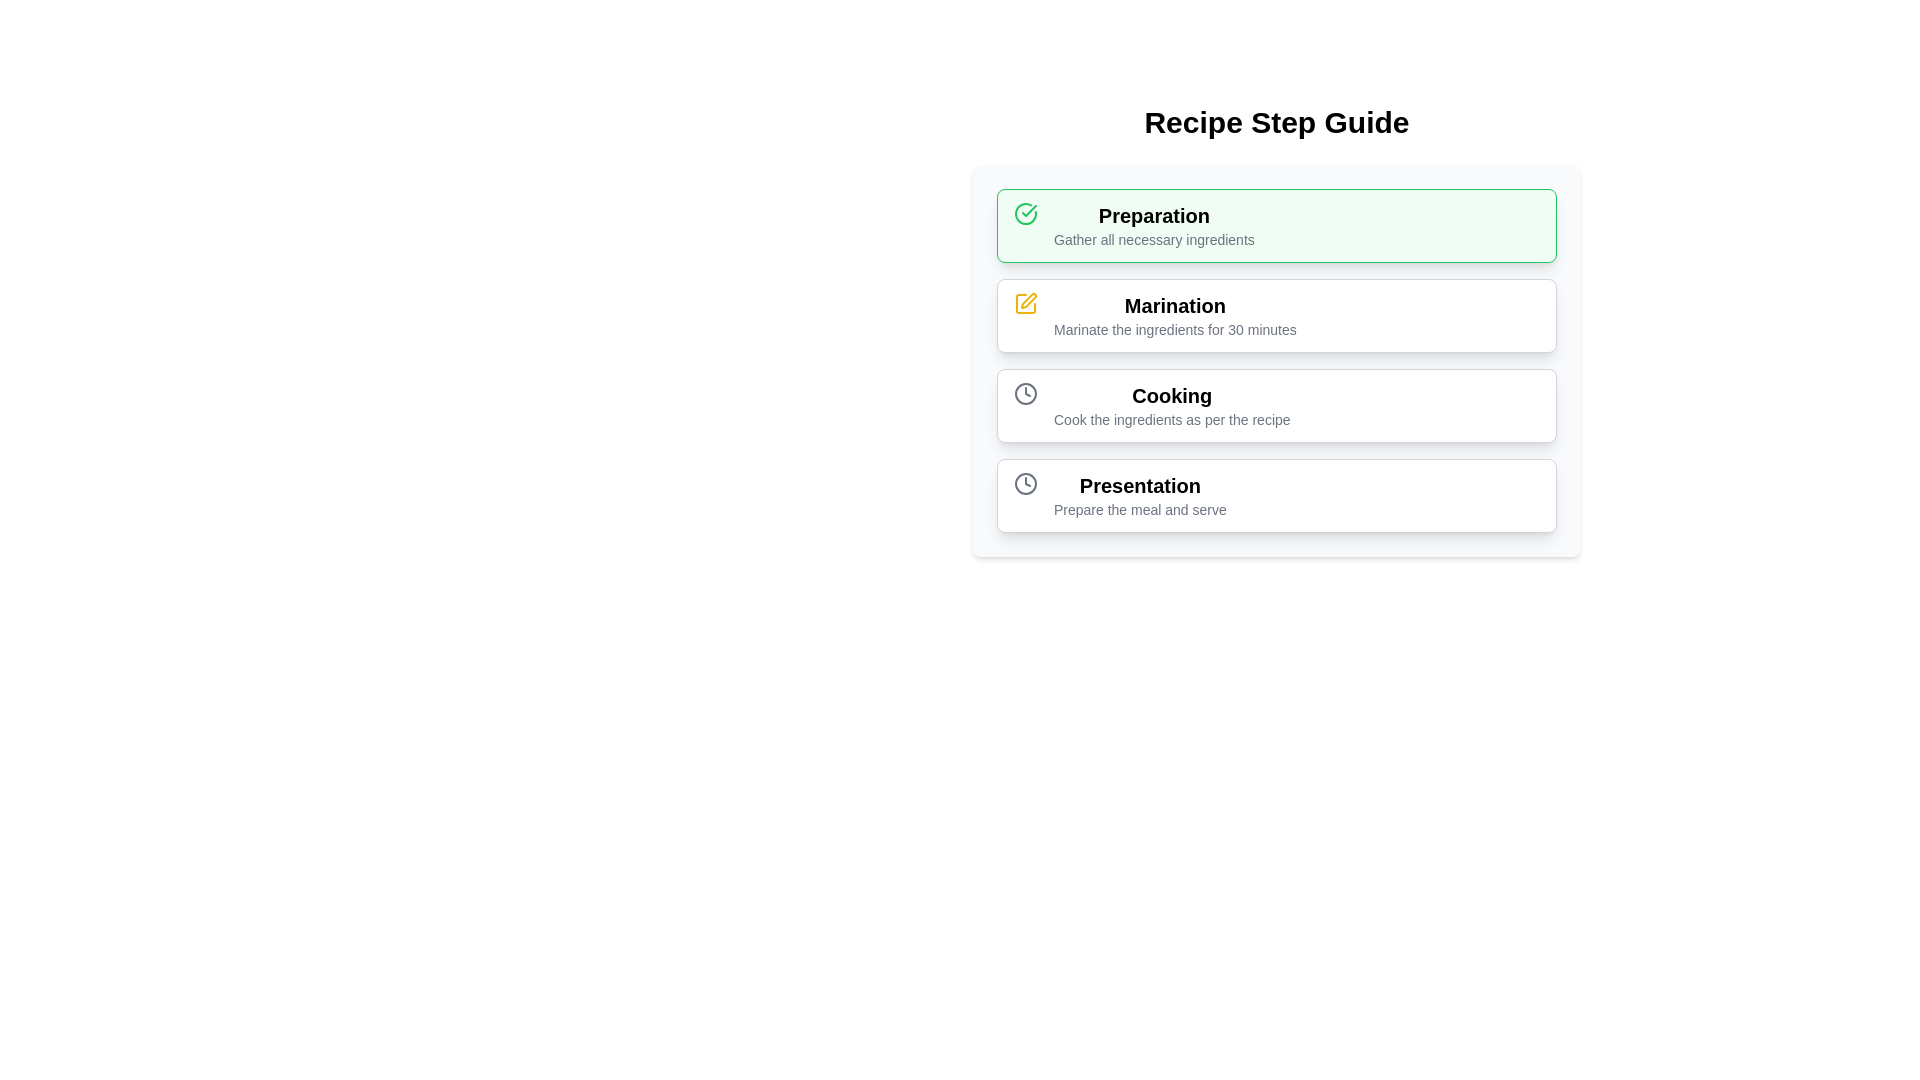 This screenshot has height=1080, width=1920. What do you see at coordinates (1026, 483) in the screenshot?
I see `the 'Presentation' step icon, which is located to the left of the text 'Presentation' in the fourth entry of the recipe steps` at bounding box center [1026, 483].